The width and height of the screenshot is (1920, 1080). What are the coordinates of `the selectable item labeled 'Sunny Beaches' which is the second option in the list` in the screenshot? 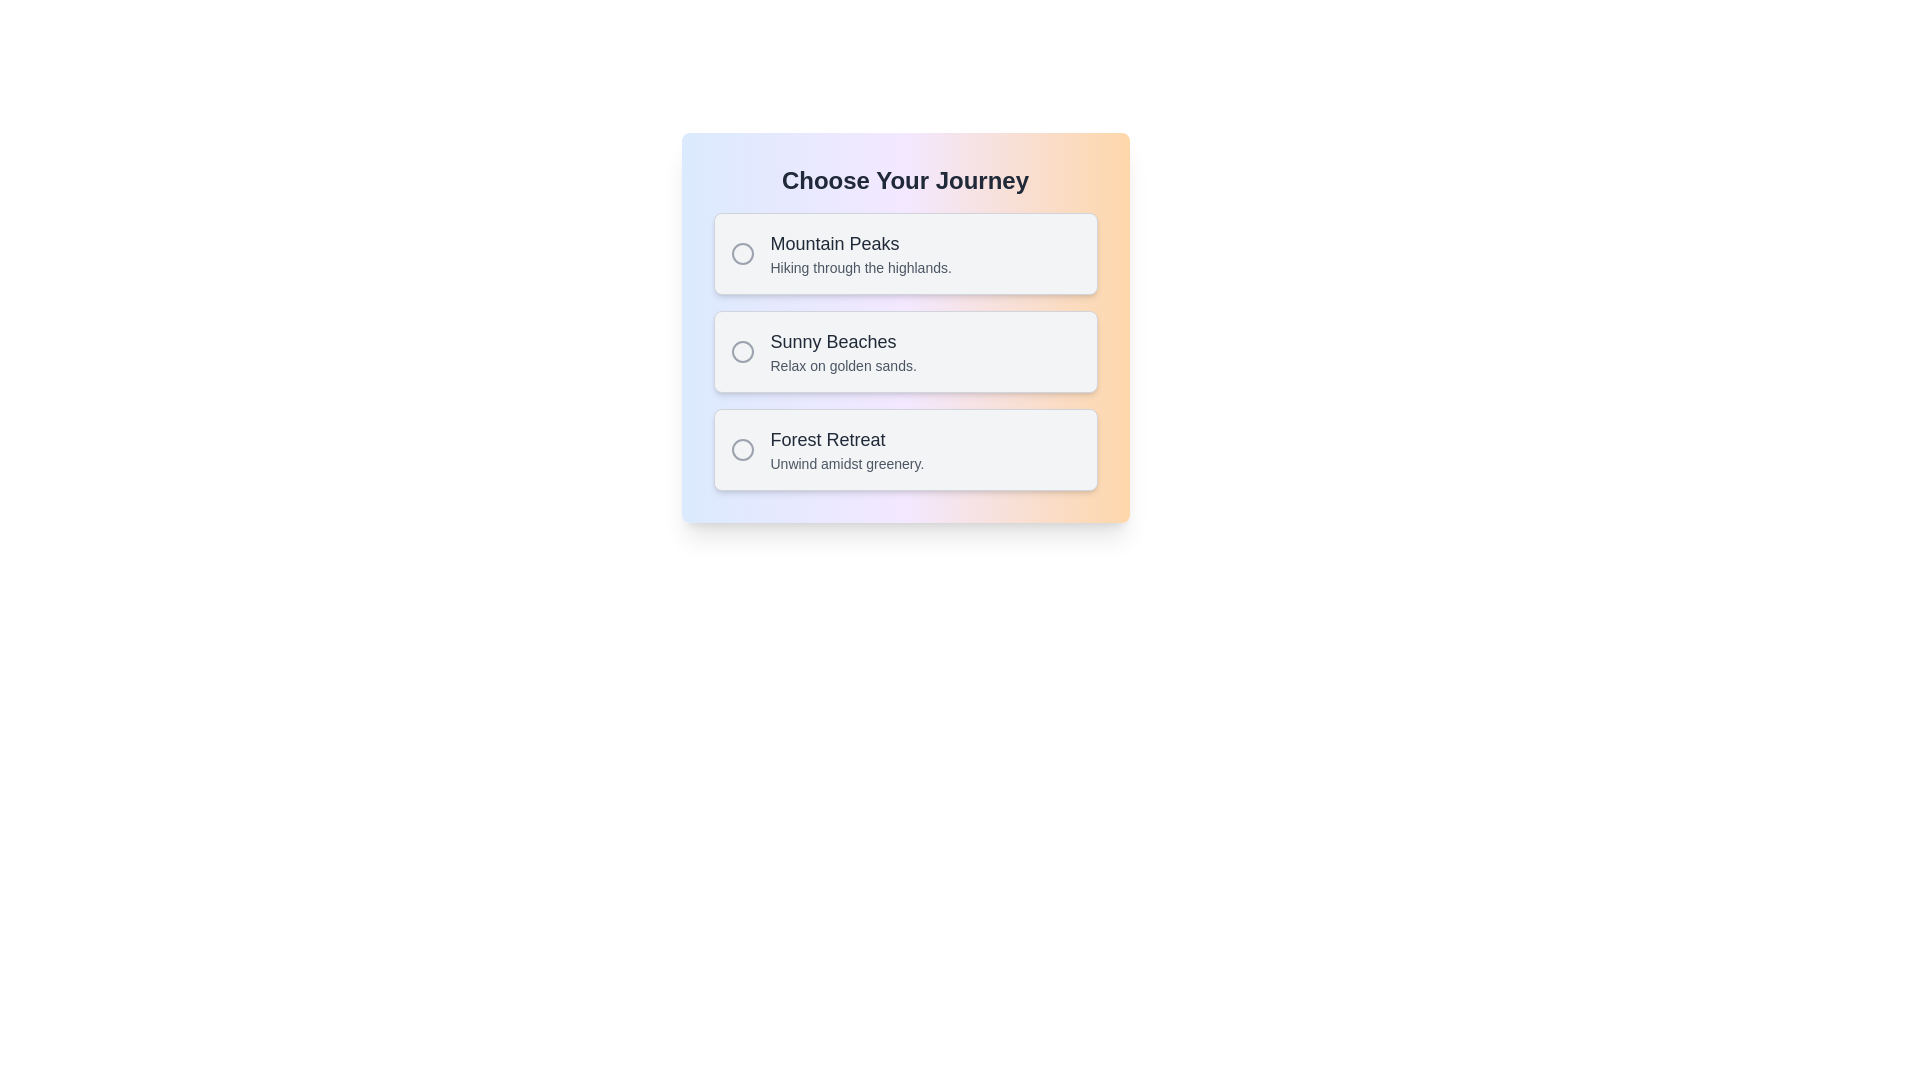 It's located at (904, 350).